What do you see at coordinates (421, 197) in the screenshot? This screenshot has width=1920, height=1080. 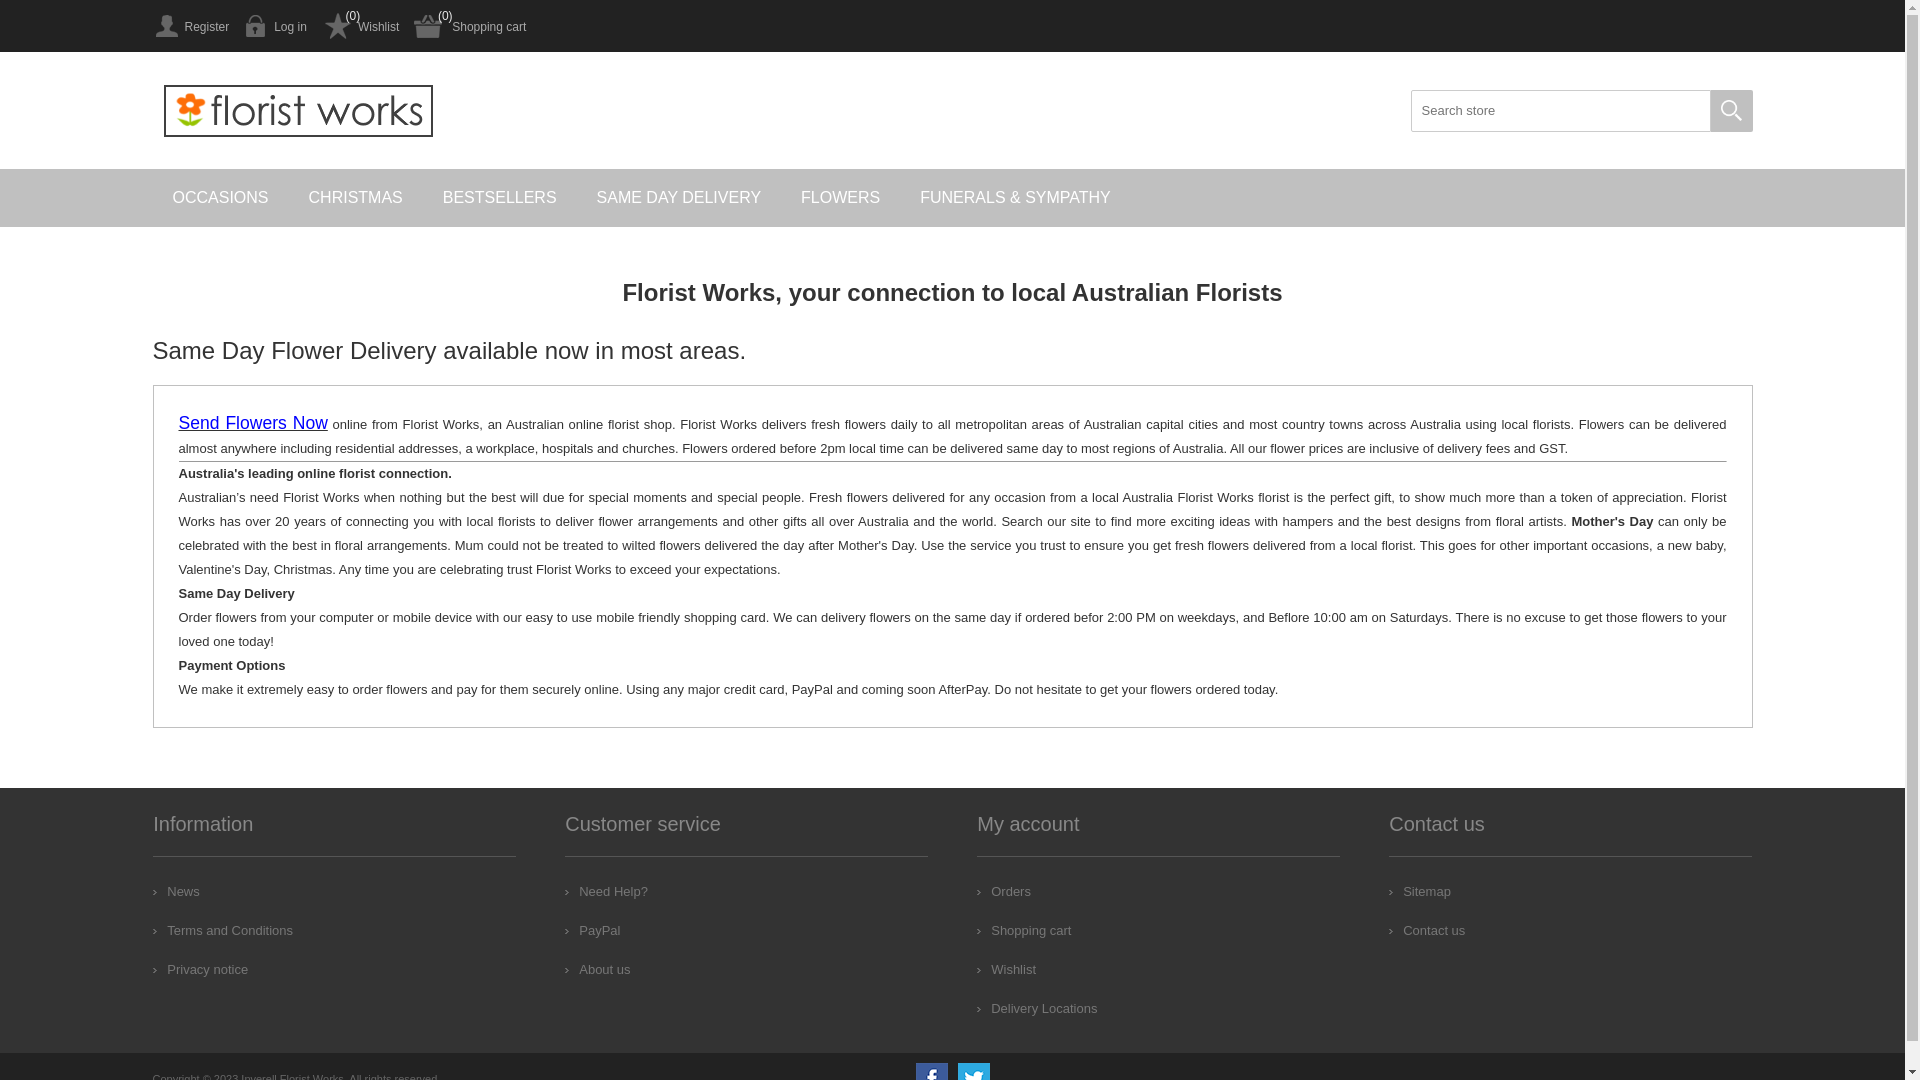 I see `'BESTSELLERS'` at bounding box center [421, 197].